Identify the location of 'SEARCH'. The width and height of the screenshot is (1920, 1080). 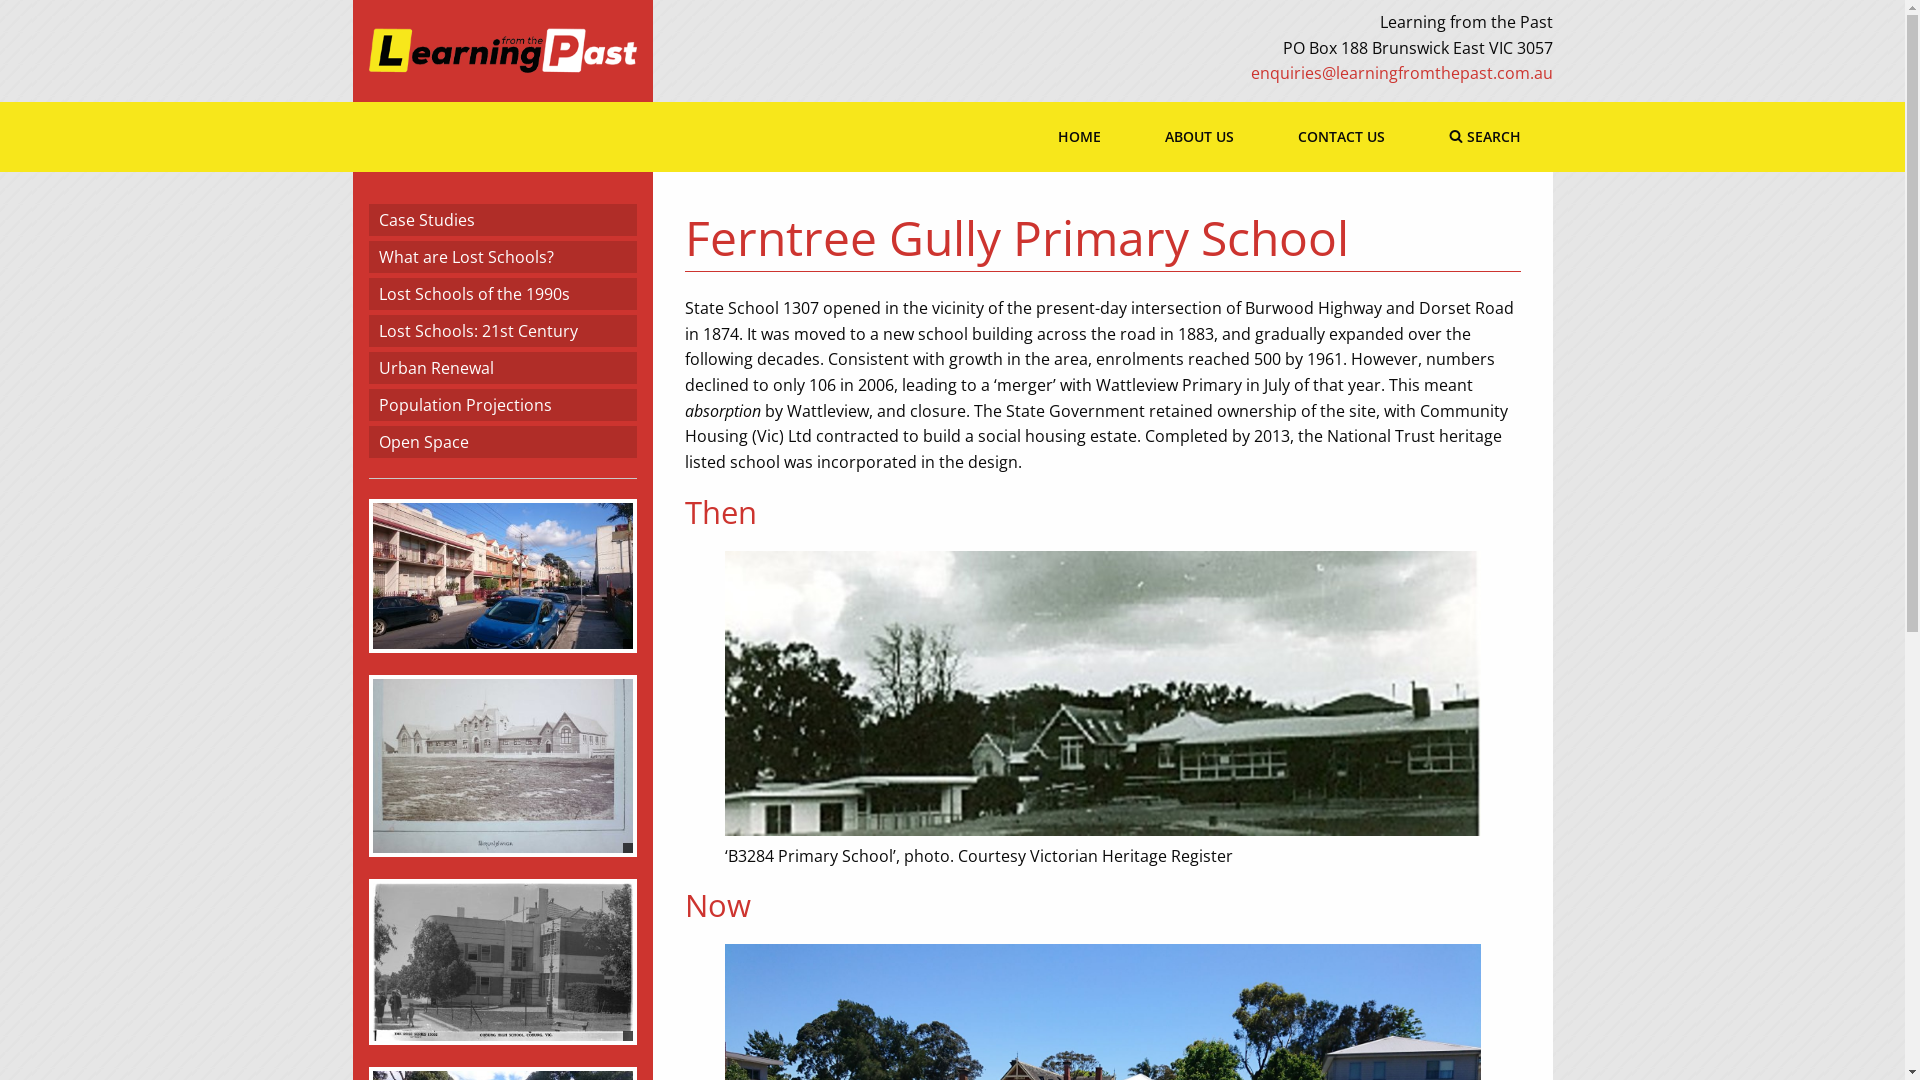
(1415, 136).